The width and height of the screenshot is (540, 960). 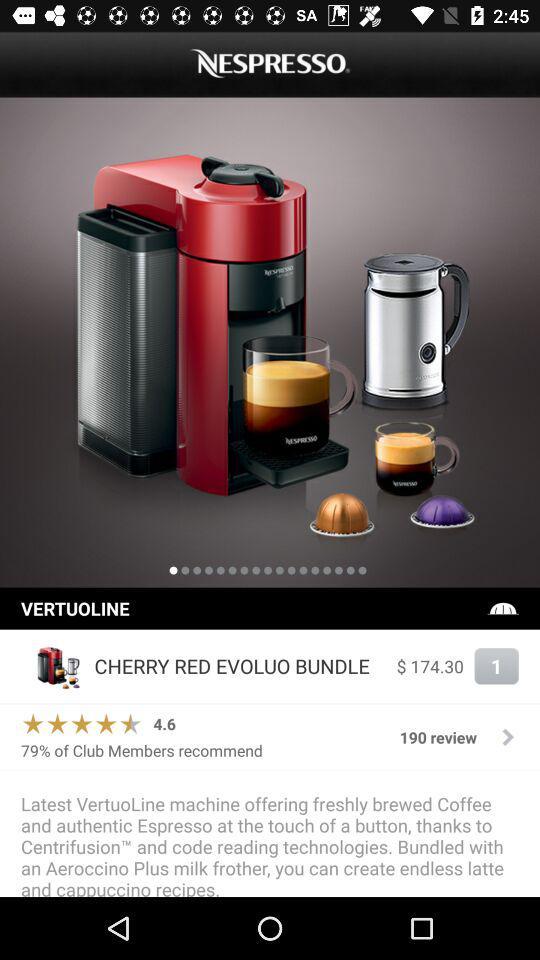 What do you see at coordinates (163, 722) in the screenshot?
I see `icon next to 190 review` at bounding box center [163, 722].